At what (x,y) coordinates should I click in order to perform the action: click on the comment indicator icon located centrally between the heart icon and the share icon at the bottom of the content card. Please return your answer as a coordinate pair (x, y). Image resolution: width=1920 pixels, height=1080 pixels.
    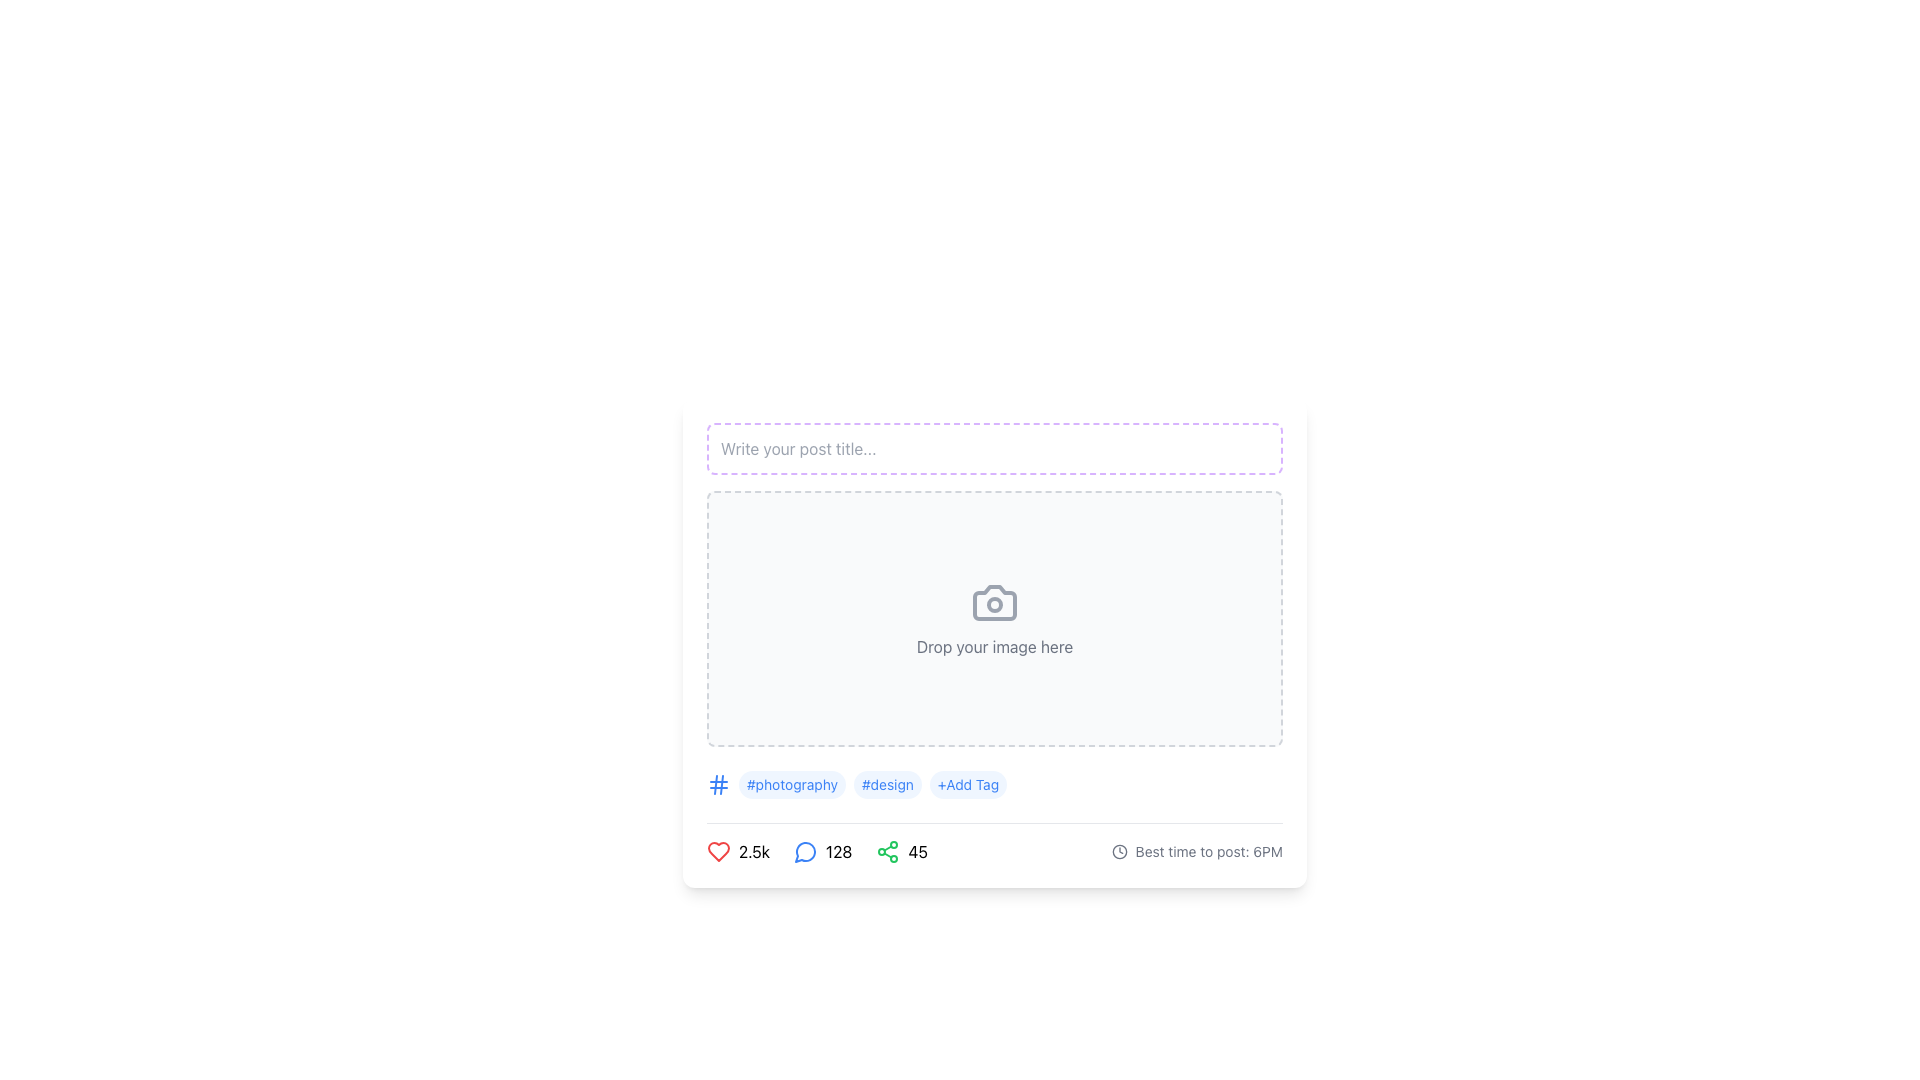
    Looking at the image, I should click on (805, 852).